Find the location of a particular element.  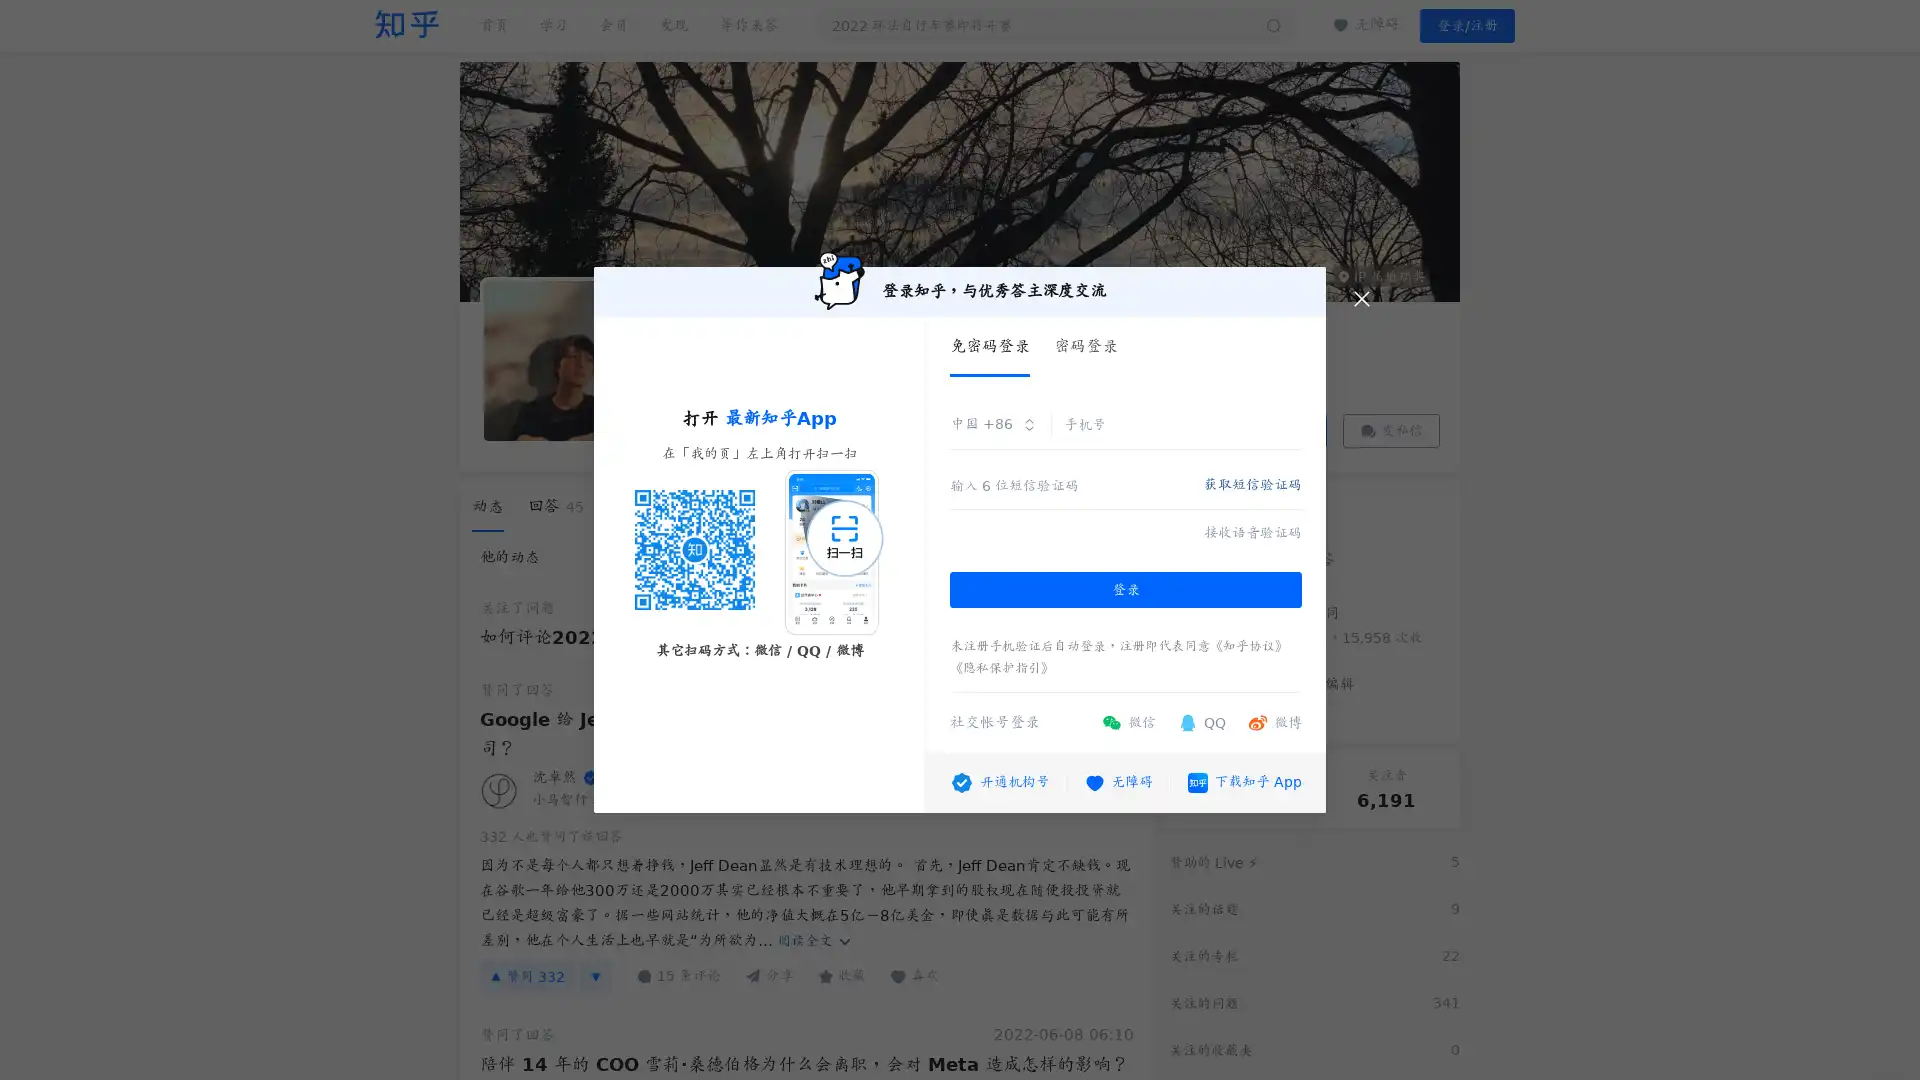

15 is located at coordinates (677, 975).